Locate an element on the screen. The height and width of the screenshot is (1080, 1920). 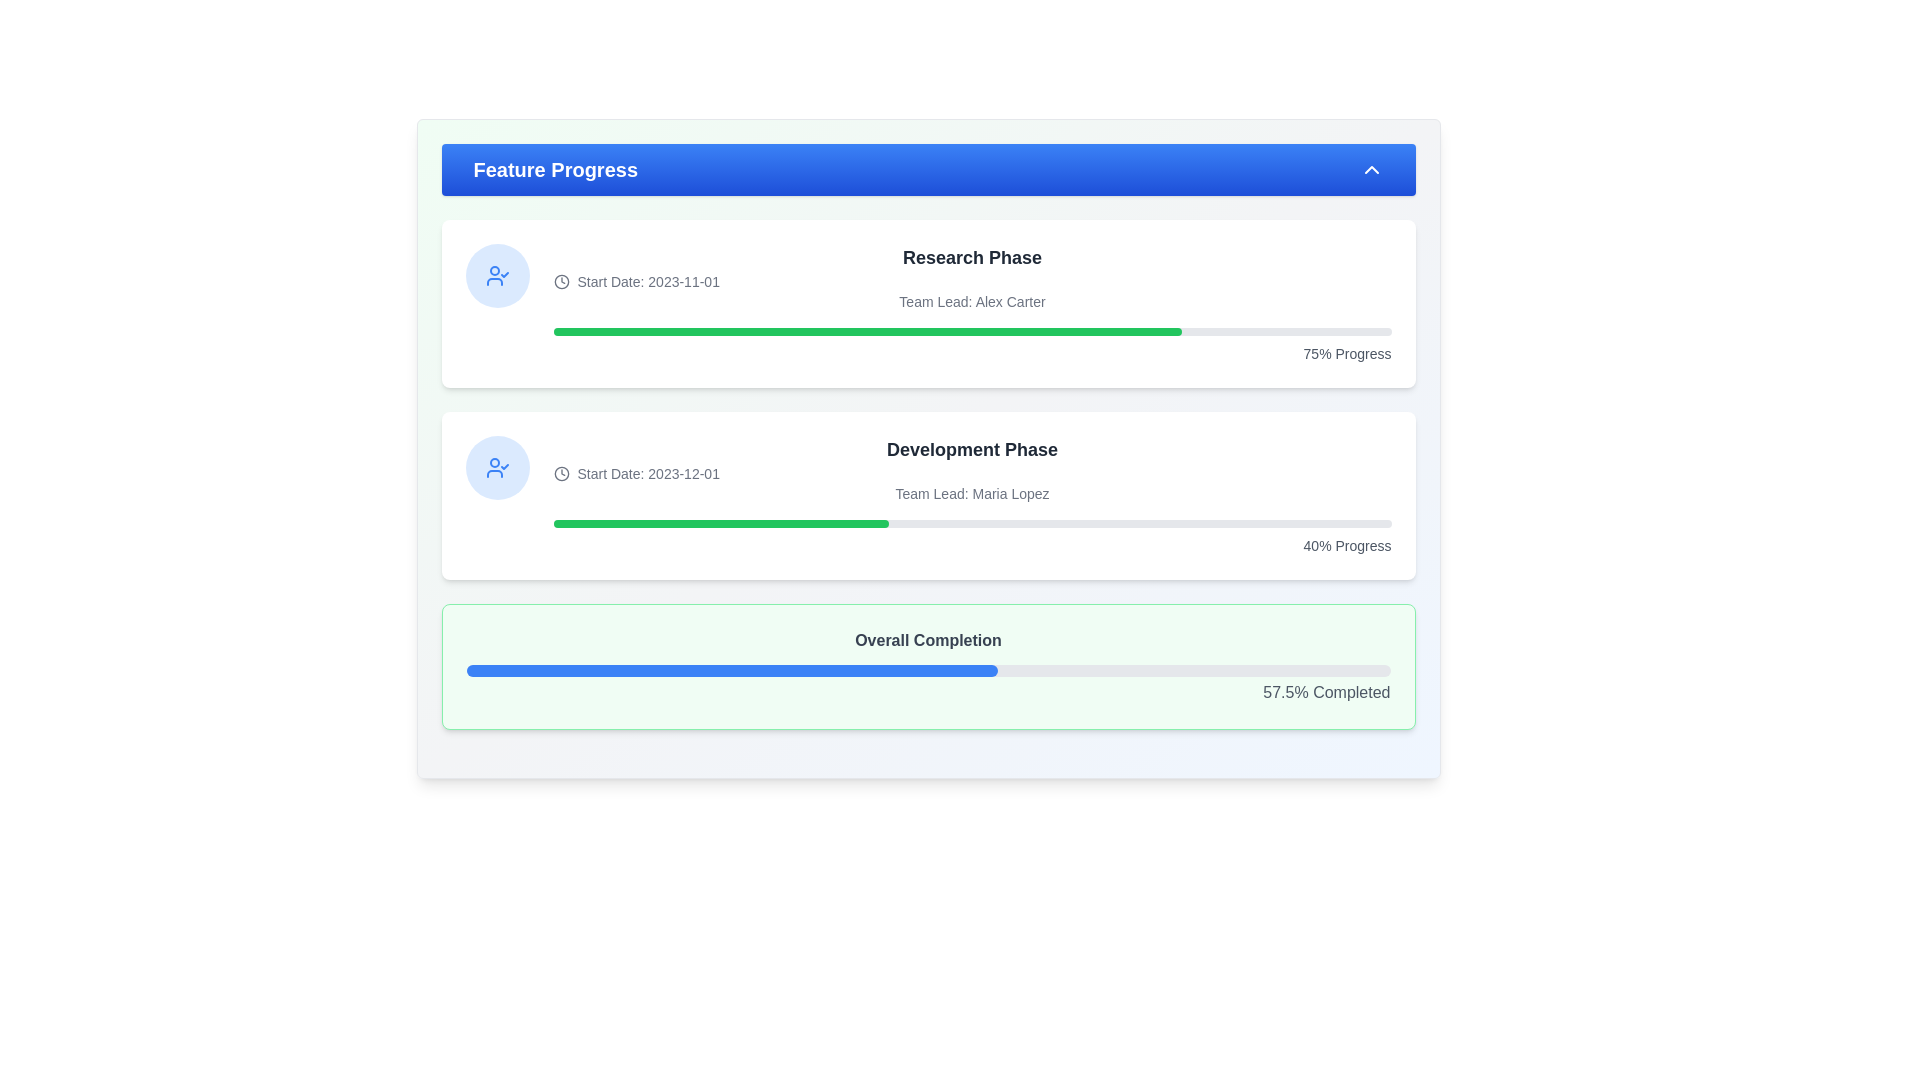
the progress bar located below the text 'Team Lead: Alex Carter' in the 'Research Phase' section is located at coordinates (972, 330).